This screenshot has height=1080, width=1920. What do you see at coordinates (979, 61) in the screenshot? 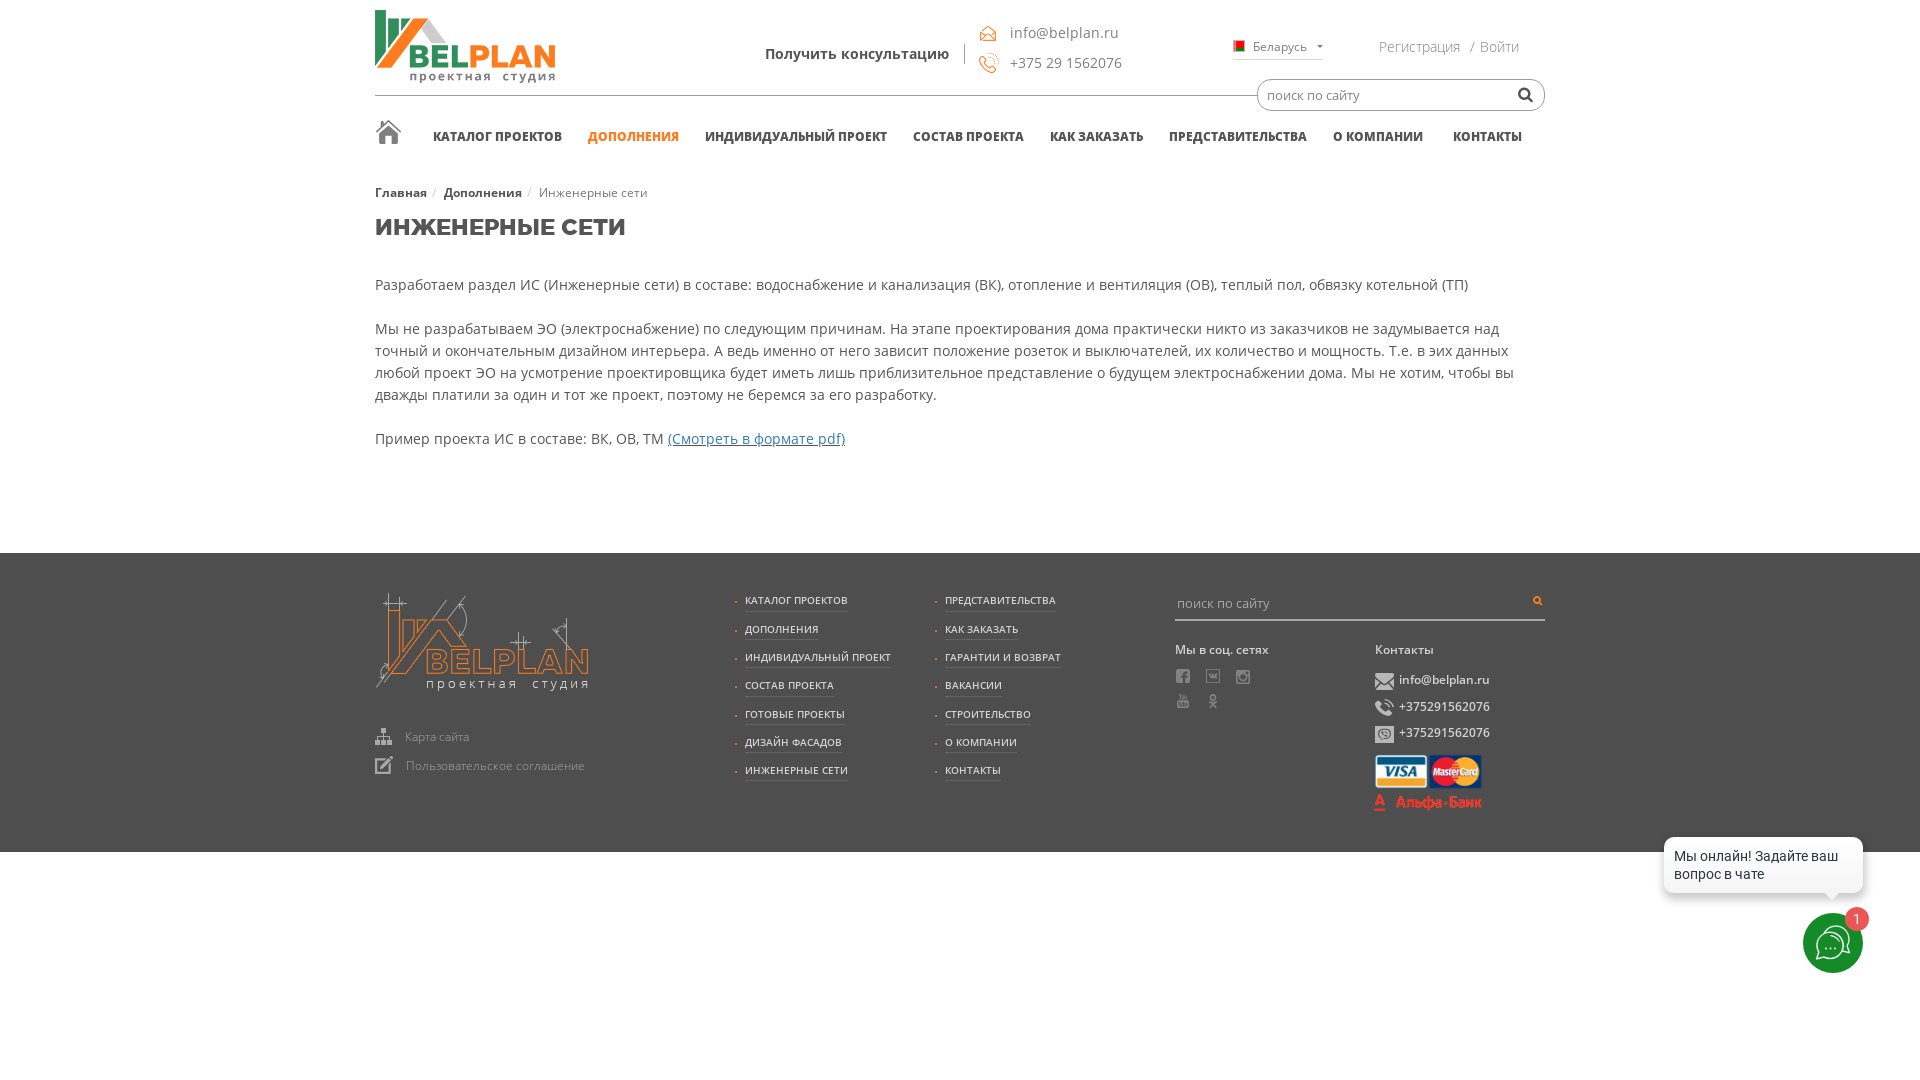
I see `'+375 29 1562076'` at bounding box center [979, 61].